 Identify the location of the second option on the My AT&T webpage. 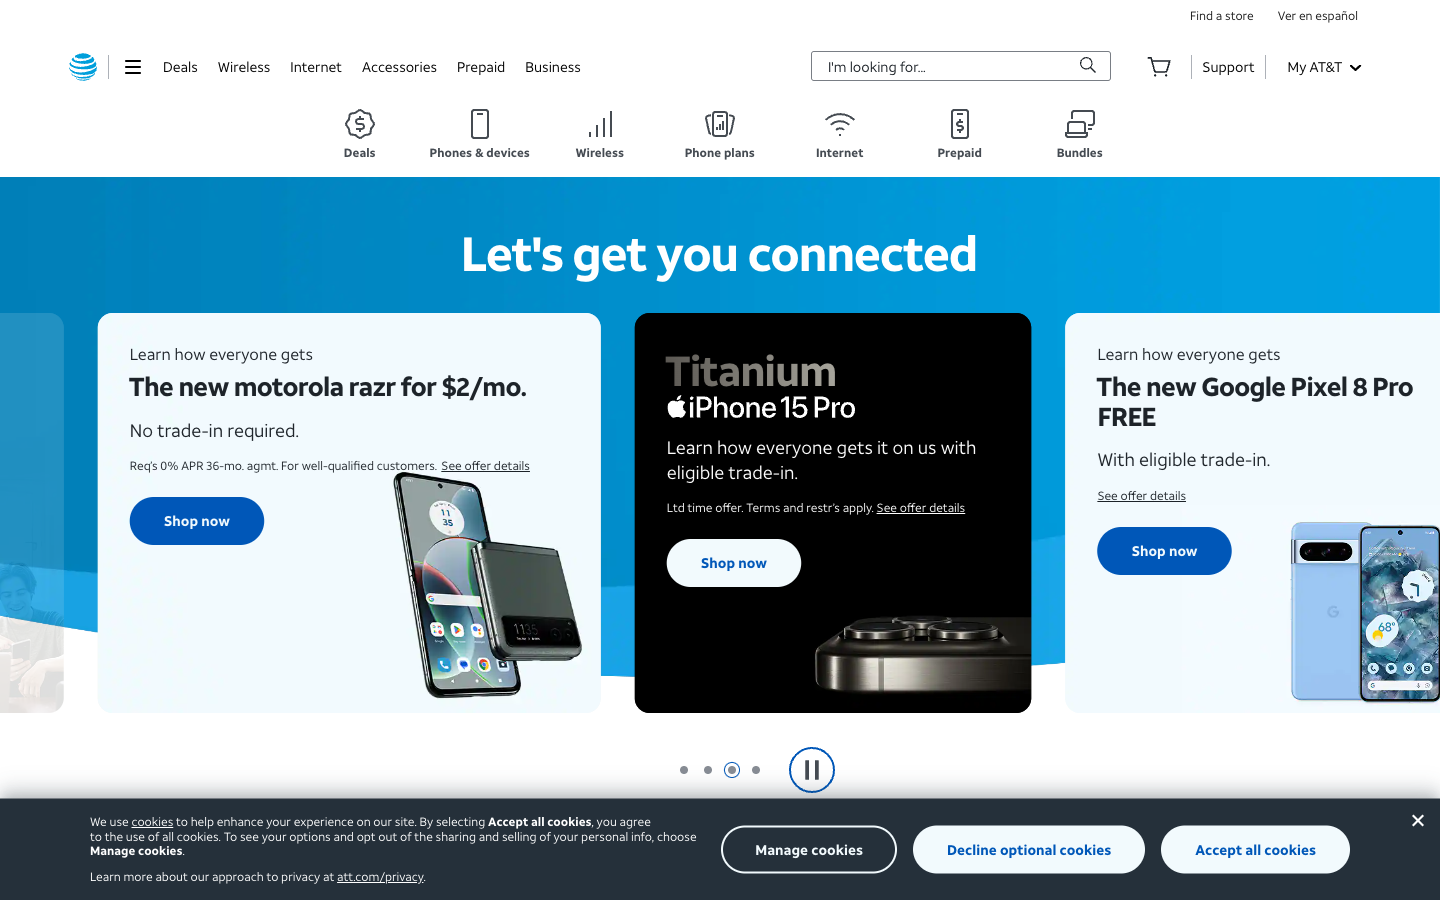
(1322, 65).